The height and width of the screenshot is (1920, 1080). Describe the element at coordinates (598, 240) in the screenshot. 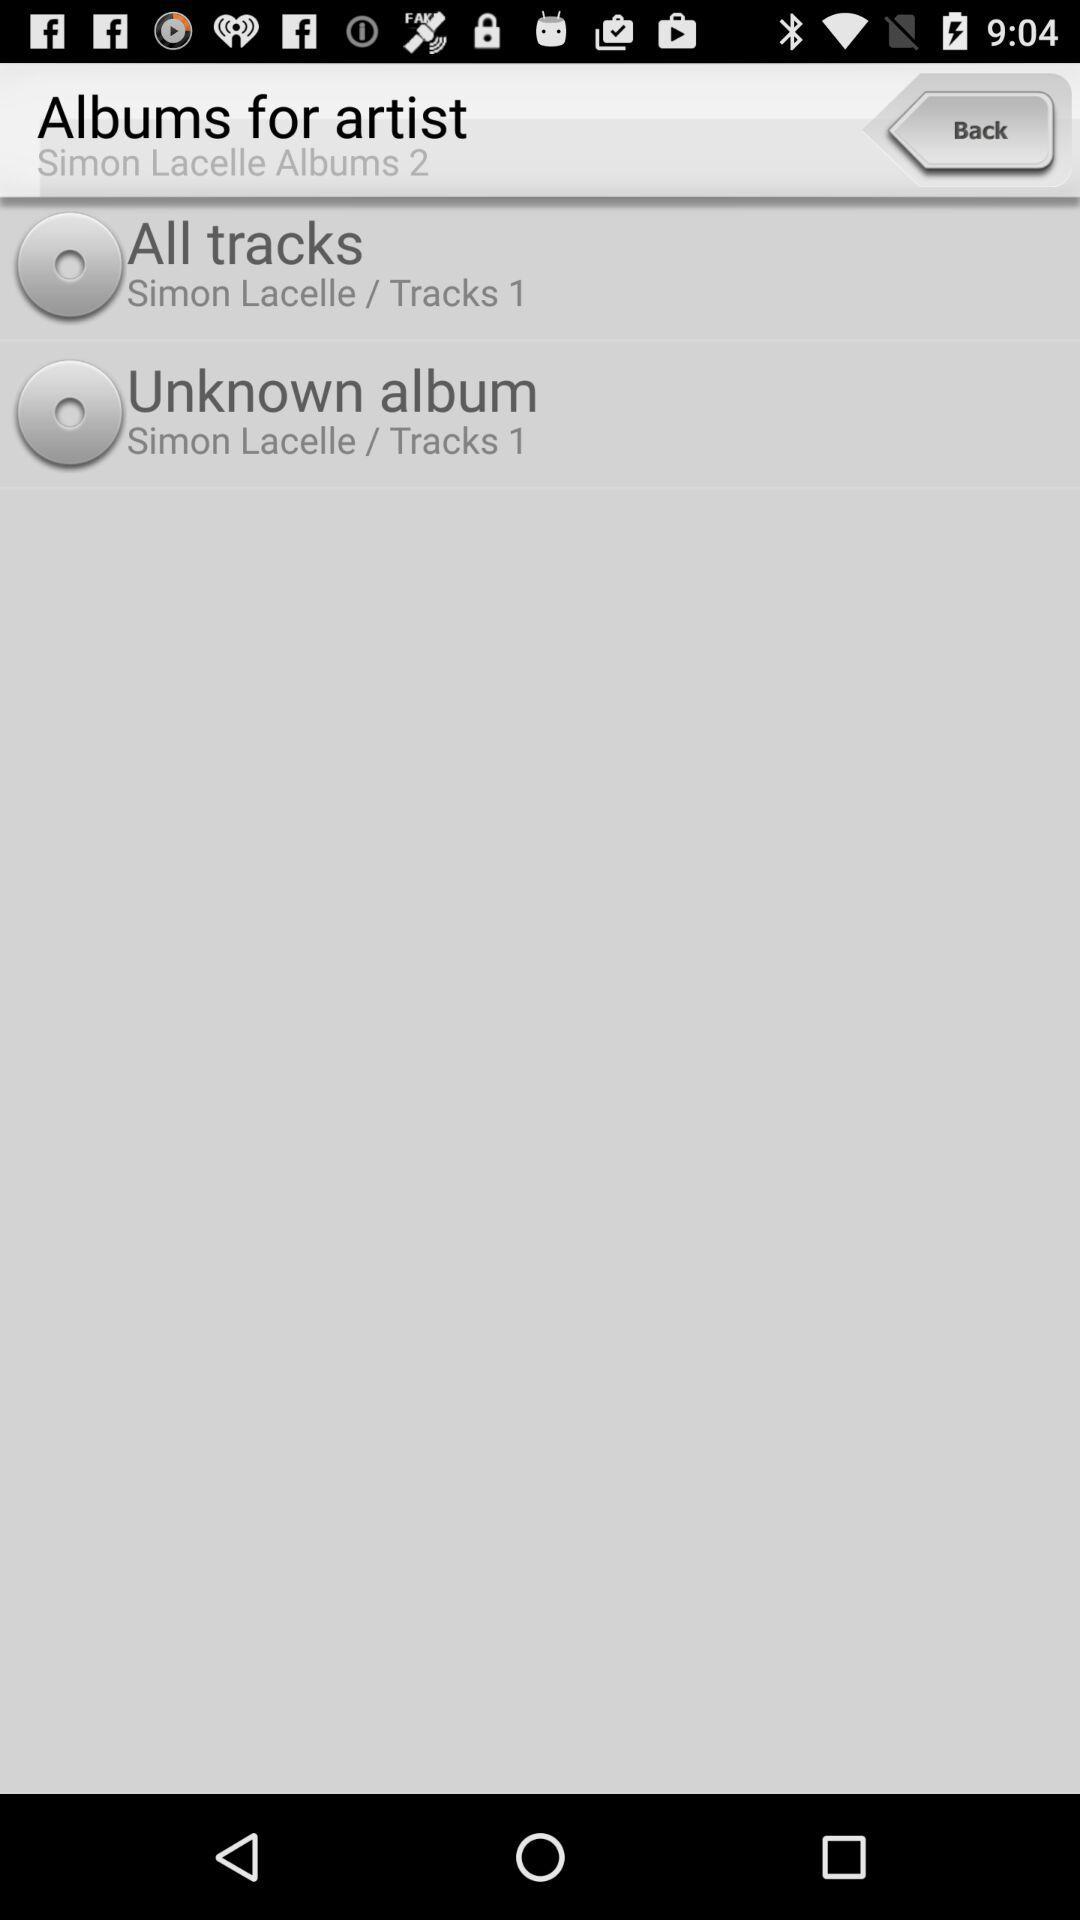

I see `the all tracks app` at that location.